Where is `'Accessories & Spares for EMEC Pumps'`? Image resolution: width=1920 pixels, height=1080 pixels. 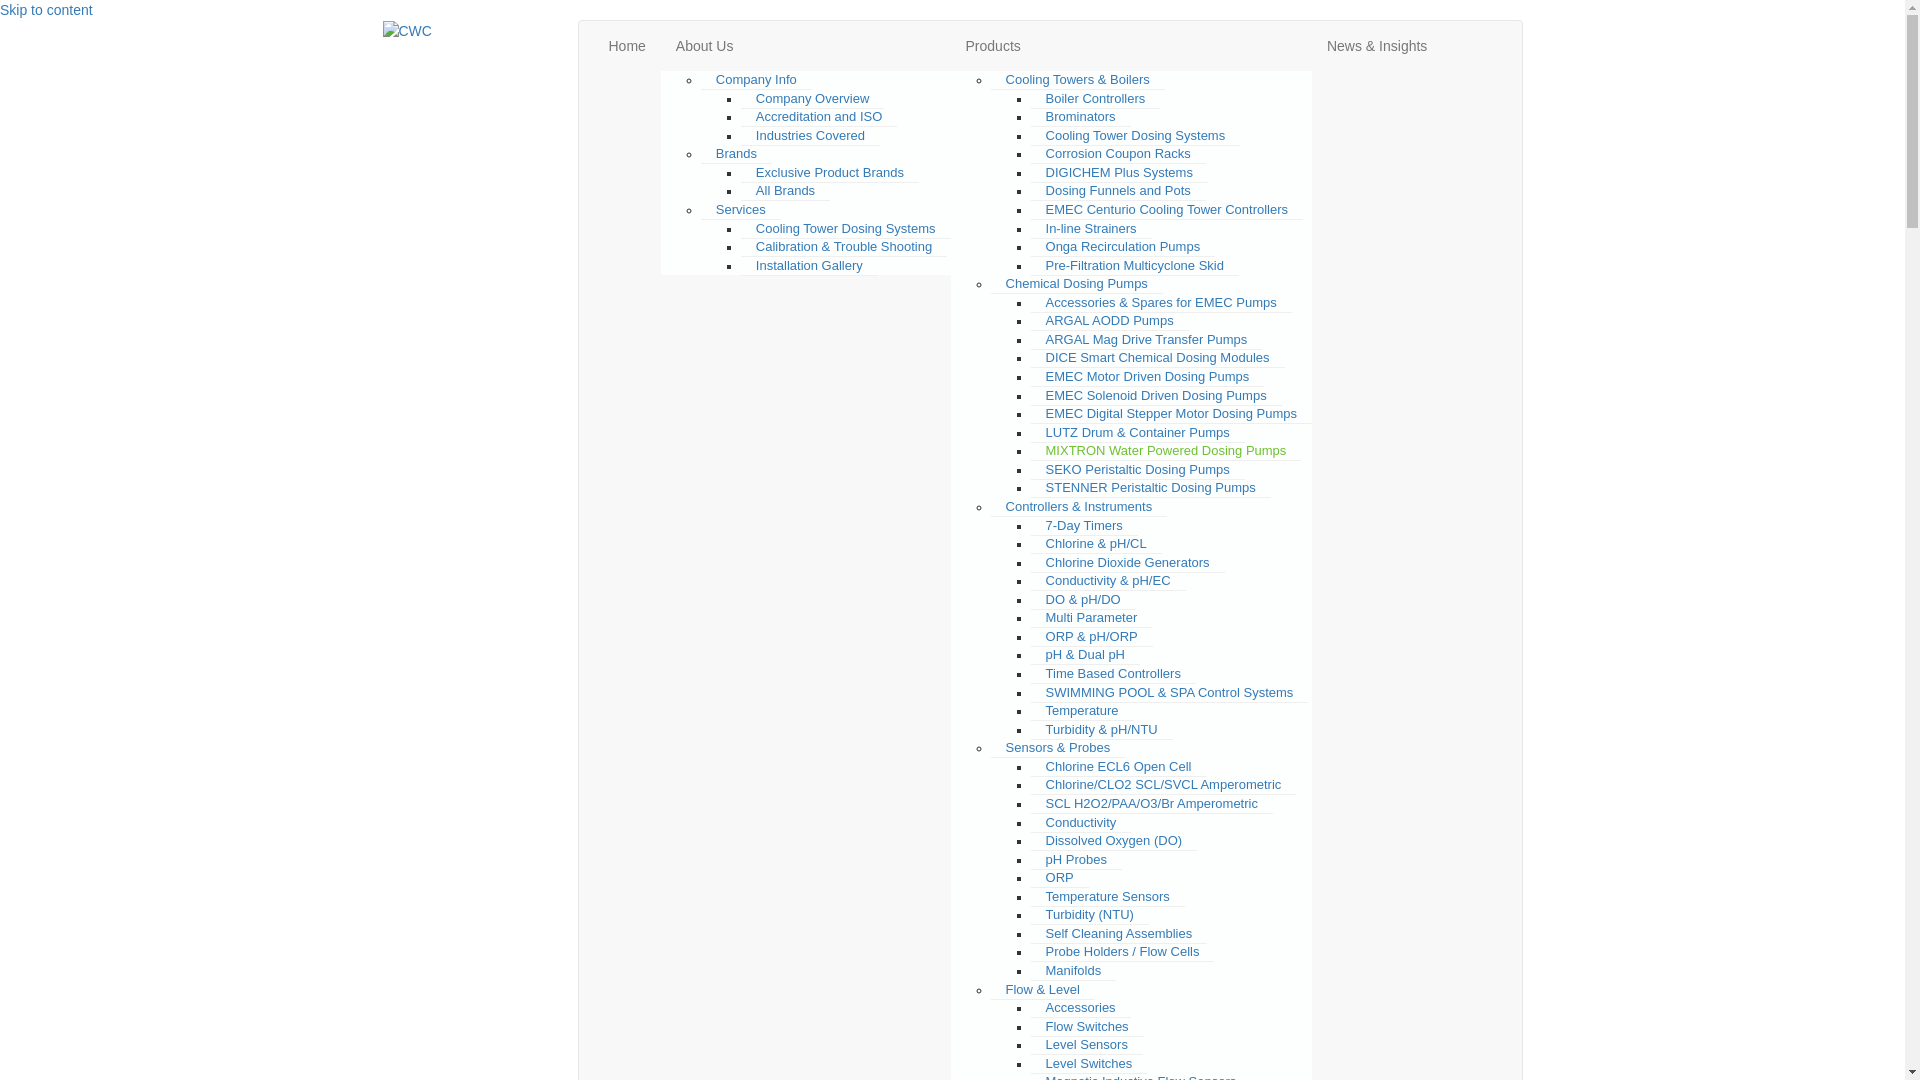 'Accessories & Spares for EMEC Pumps' is located at coordinates (1161, 303).